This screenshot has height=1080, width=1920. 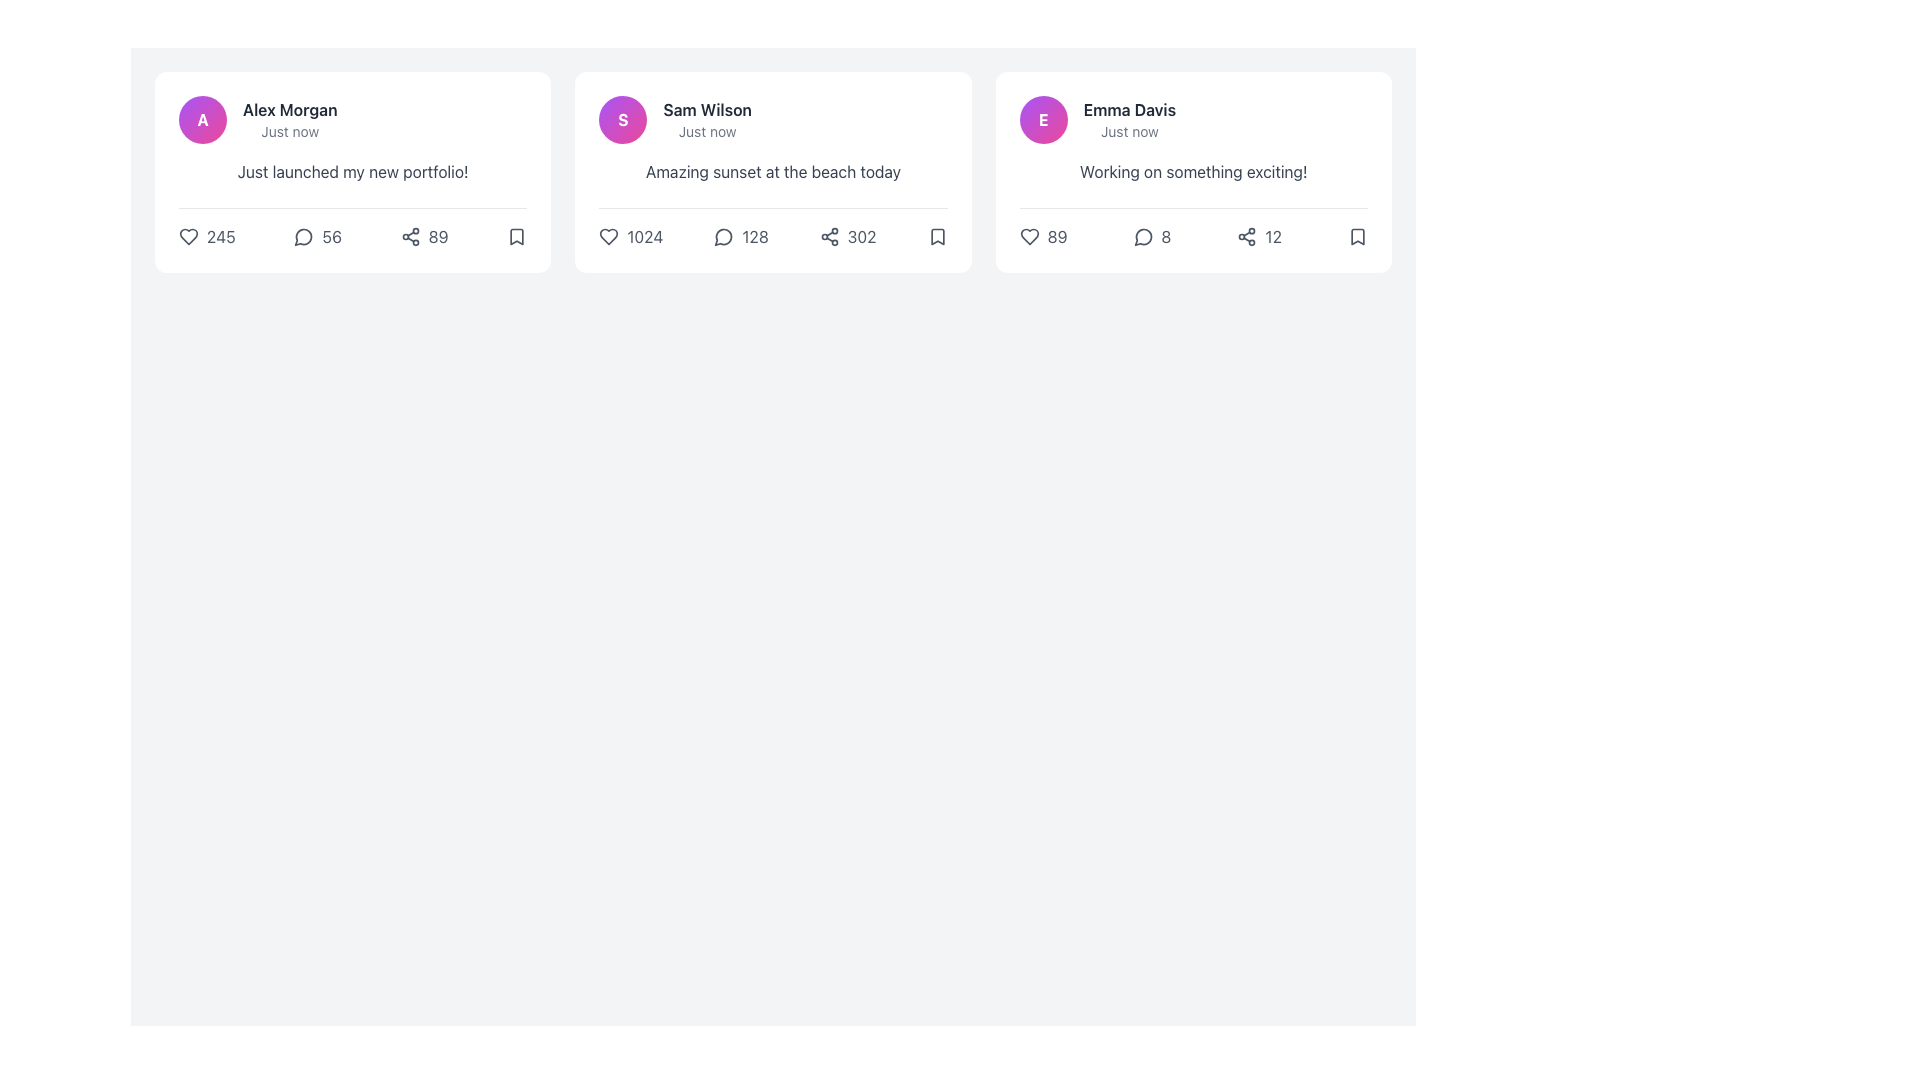 What do you see at coordinates (289, 119) in the screenshot?
I see `the text display that shows the user's name and recent activity timestamp, which is located at the topmost area of a card on the leftmost side of a row of cards, directly to the right of a circular avatar icon` at bounding box center [289, 119].